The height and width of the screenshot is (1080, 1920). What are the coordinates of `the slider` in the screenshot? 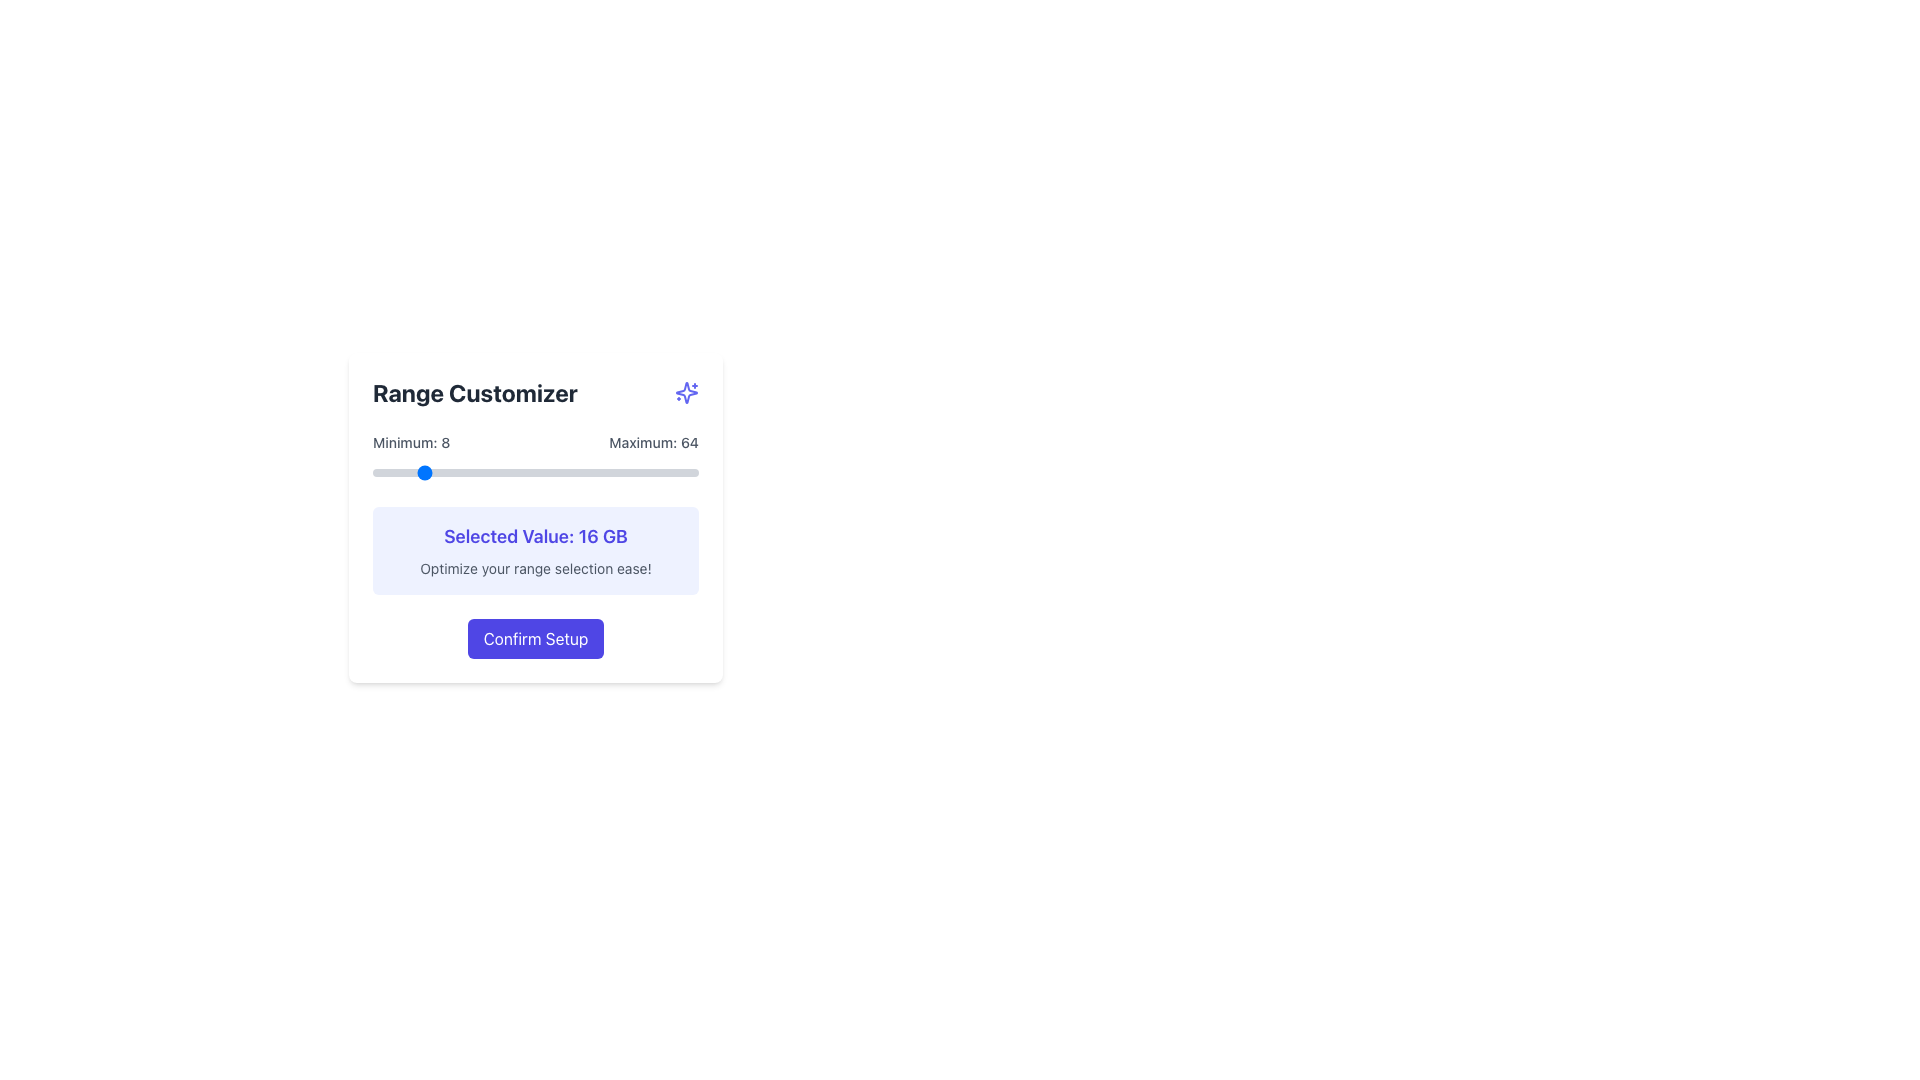 It's located at (693, 473).